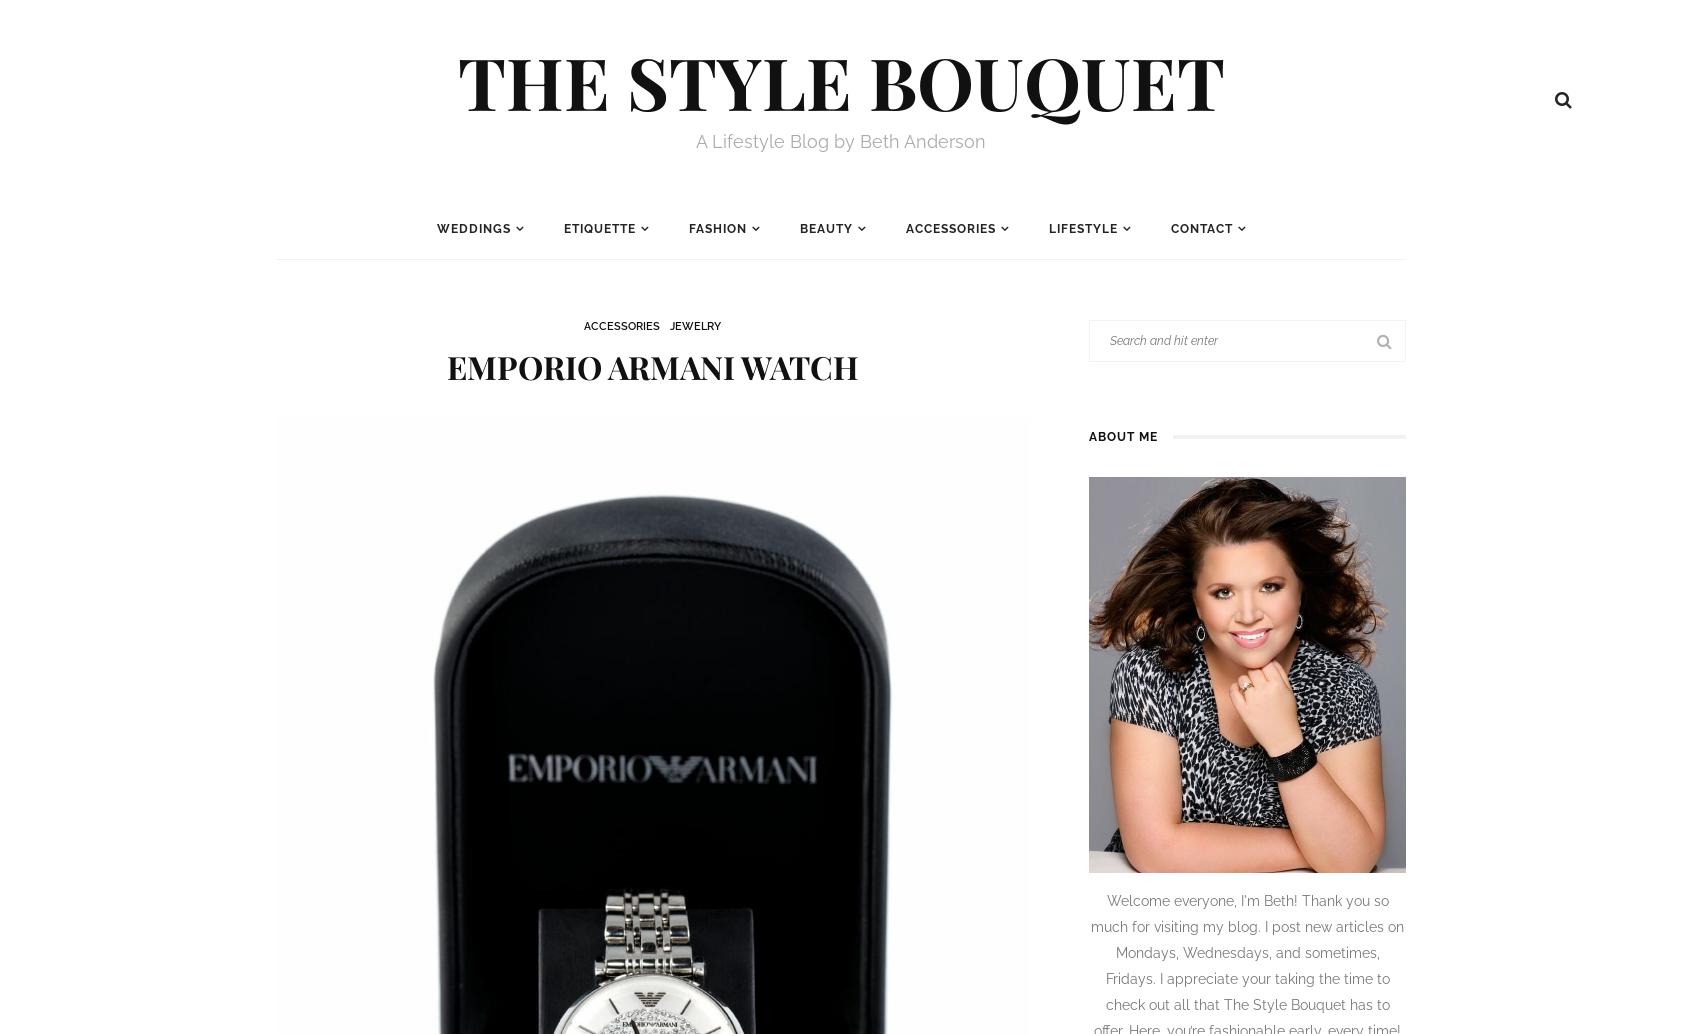 This screenshot has width=1682, height=1034. Describe the element at coordinates (825, 229) in the screenshot. I see `'Beauty'` at that location.